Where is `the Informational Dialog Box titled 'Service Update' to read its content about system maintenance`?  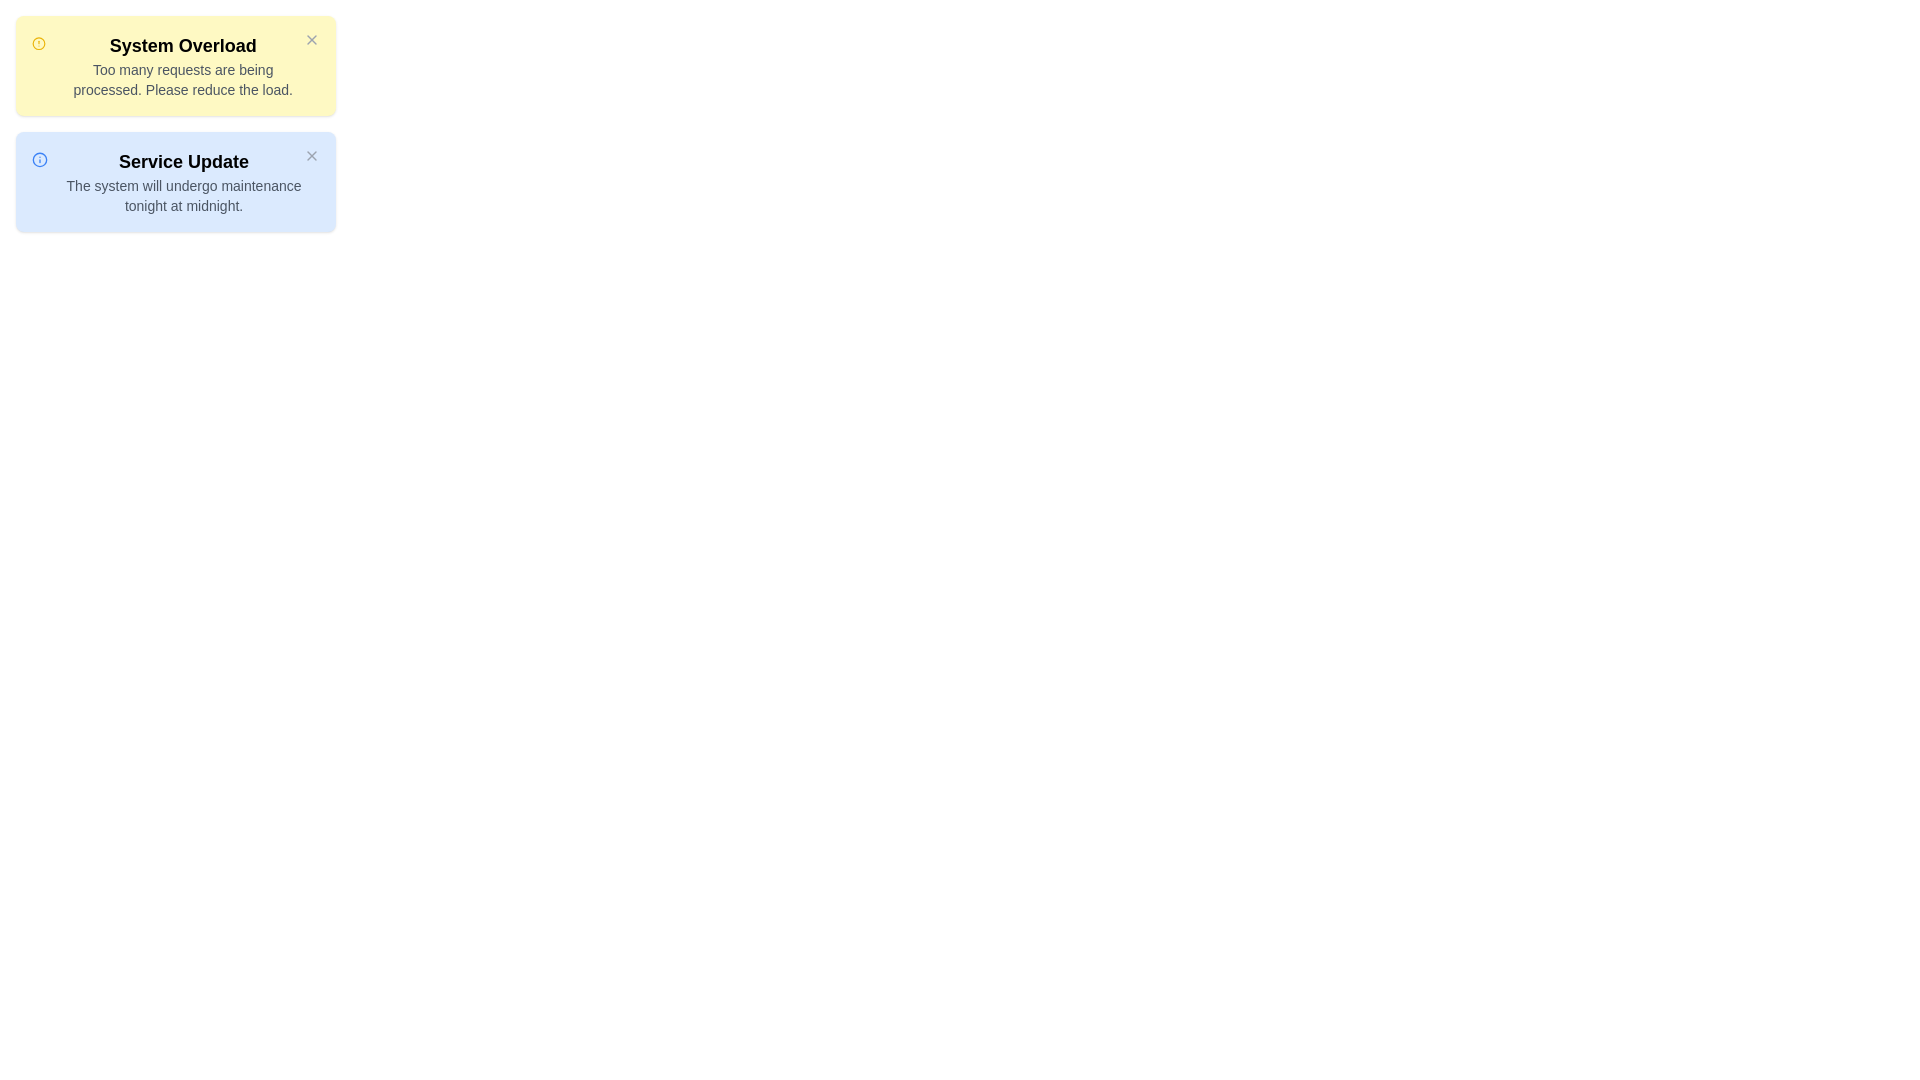 the Informational Dialog Box titled 'Service Update' to read its content about system maintenance is located at coordinates (176, 181).